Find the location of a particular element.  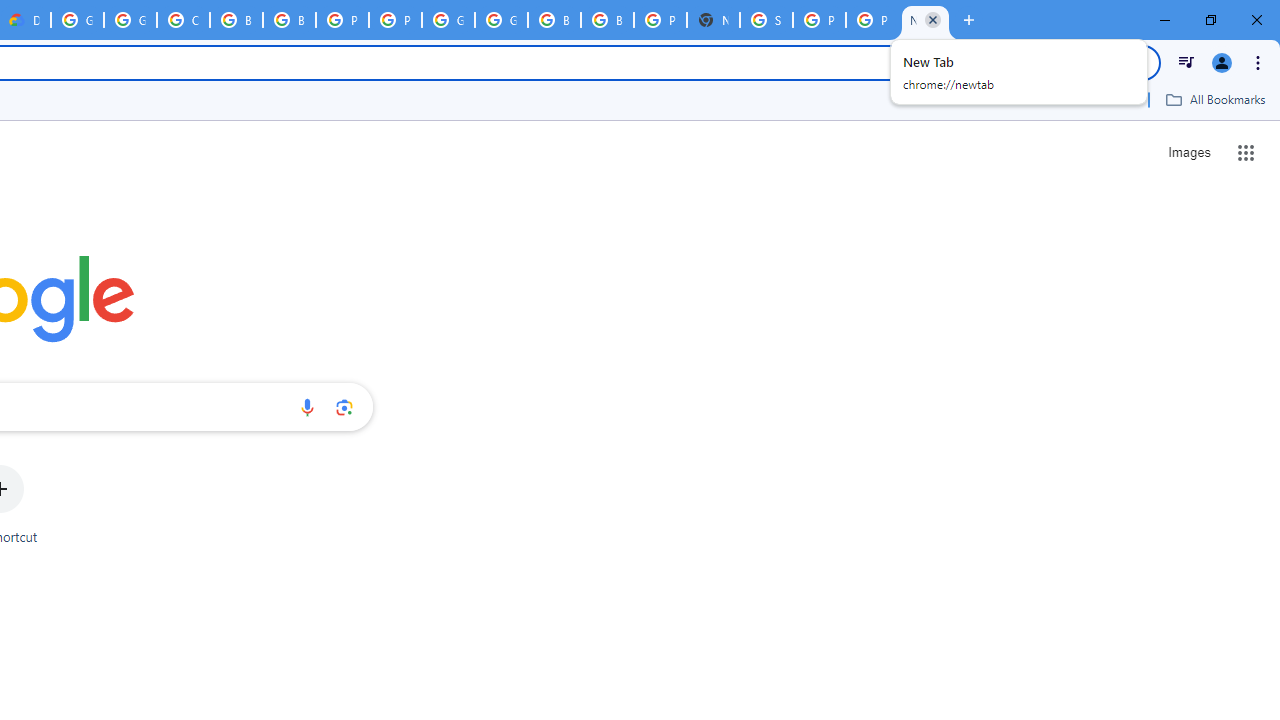

'Sign in - Google Accounts' is located at coordinates (765, 20).